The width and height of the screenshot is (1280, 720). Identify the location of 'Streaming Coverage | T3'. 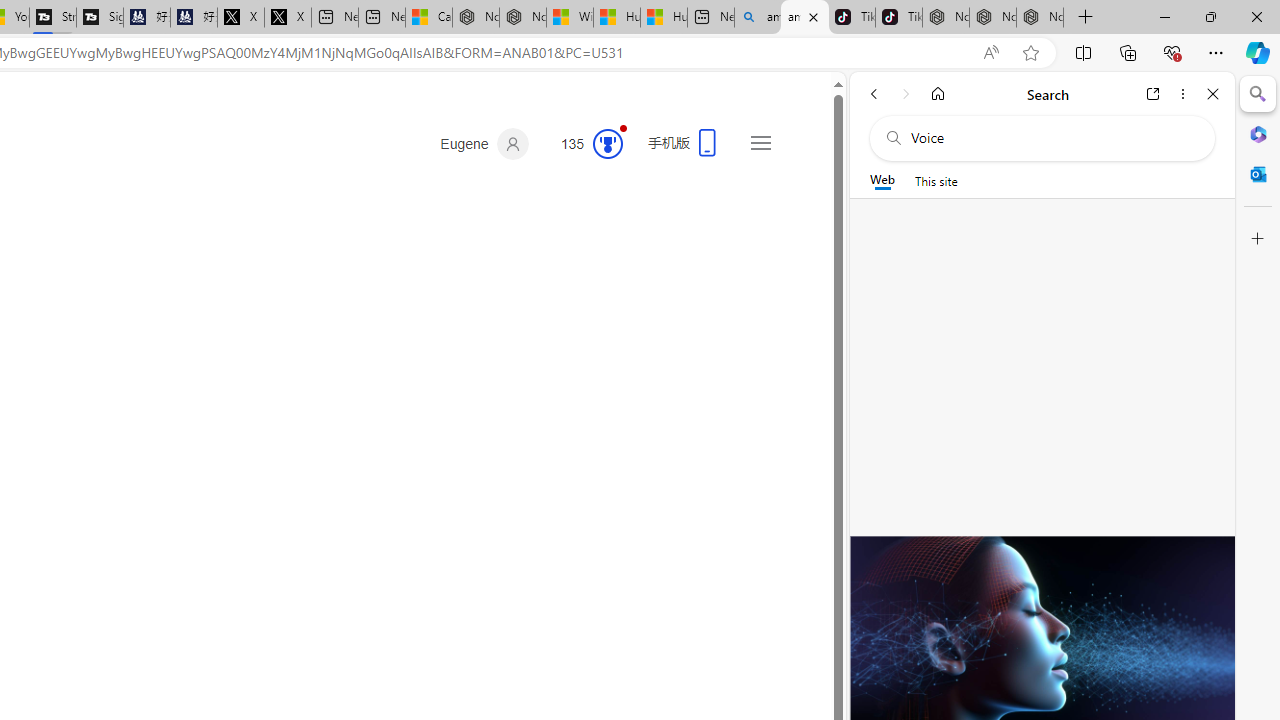
(52, 17).